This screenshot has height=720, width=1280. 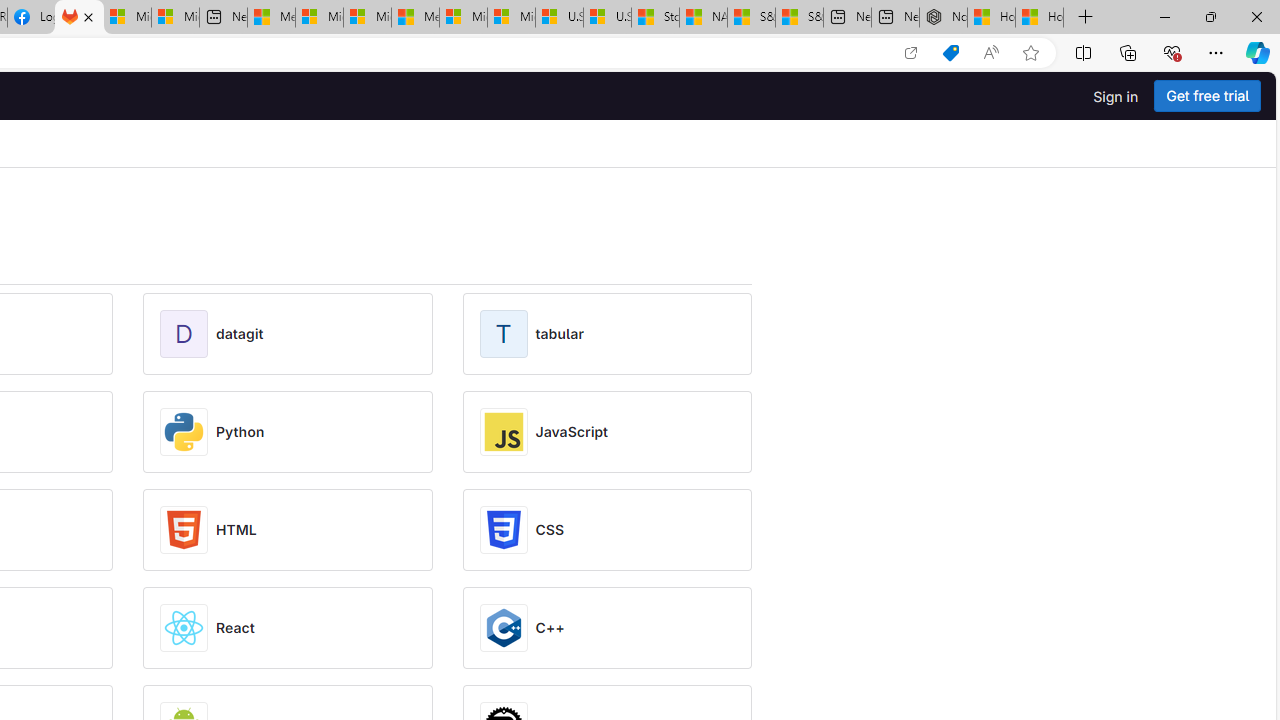 What do you see at coordinates (236, 528) in the screenshot?
I see `'HTML'` at bounding box center [236, 528].